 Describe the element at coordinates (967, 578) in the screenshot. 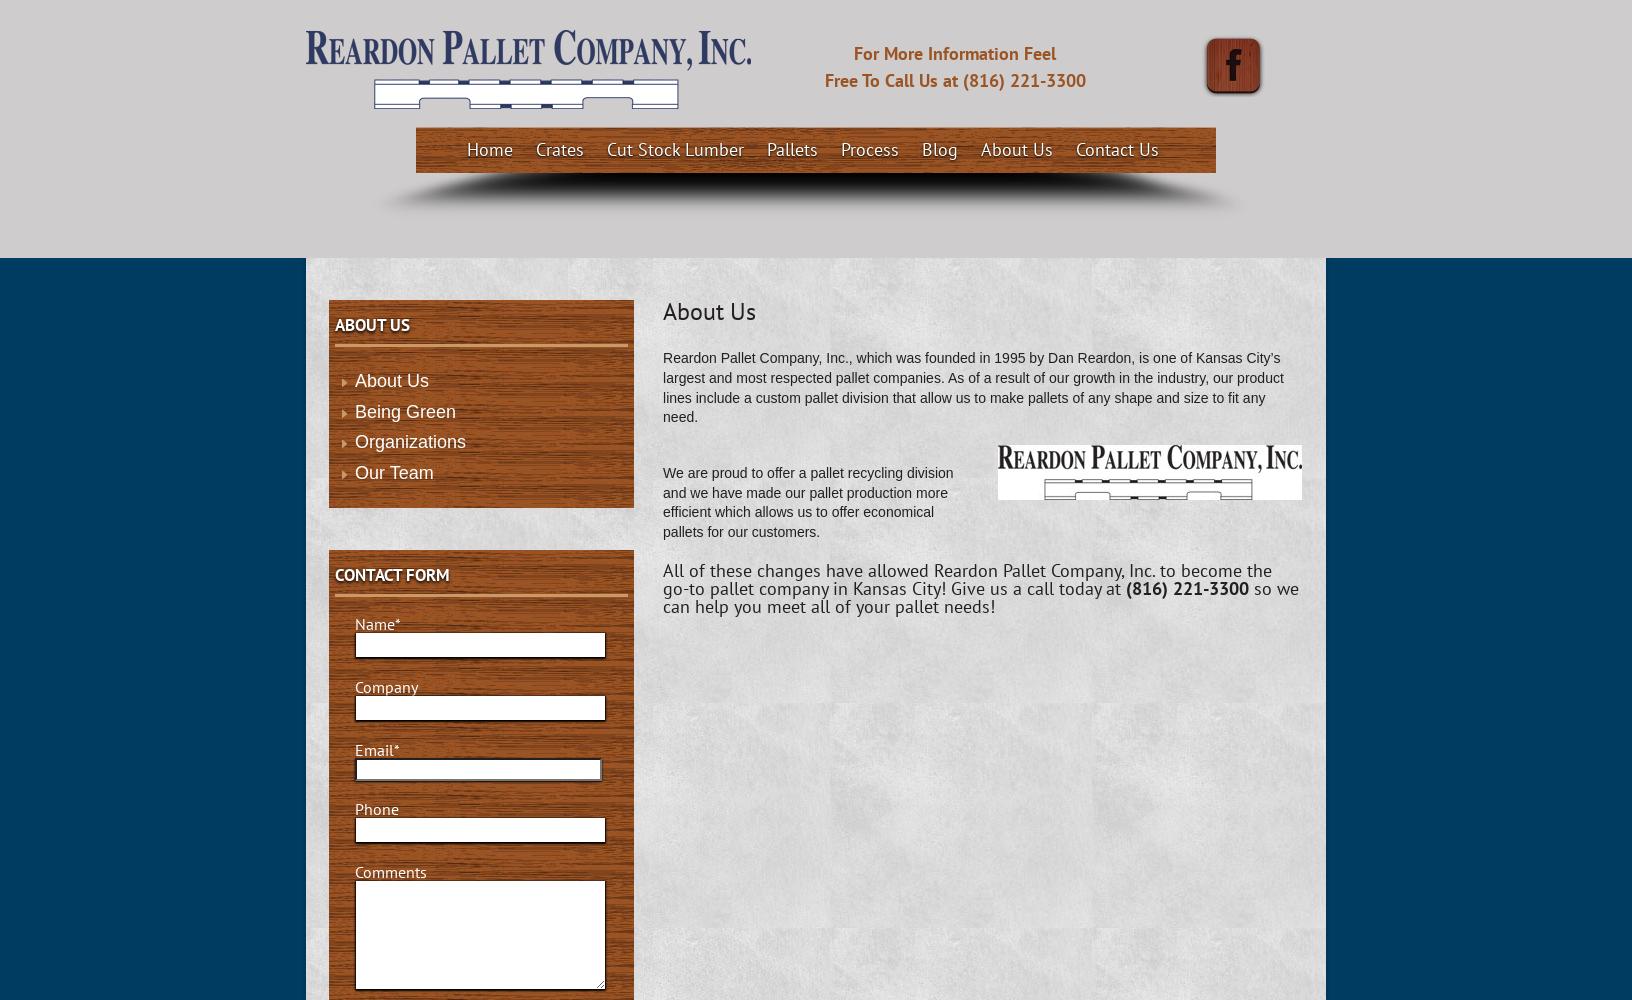

I see `'All of these changes have allowed Reardon Pallet Company, Inc. to become the go-to pallet company in Kansas City! Give us a call today at'` at that location.